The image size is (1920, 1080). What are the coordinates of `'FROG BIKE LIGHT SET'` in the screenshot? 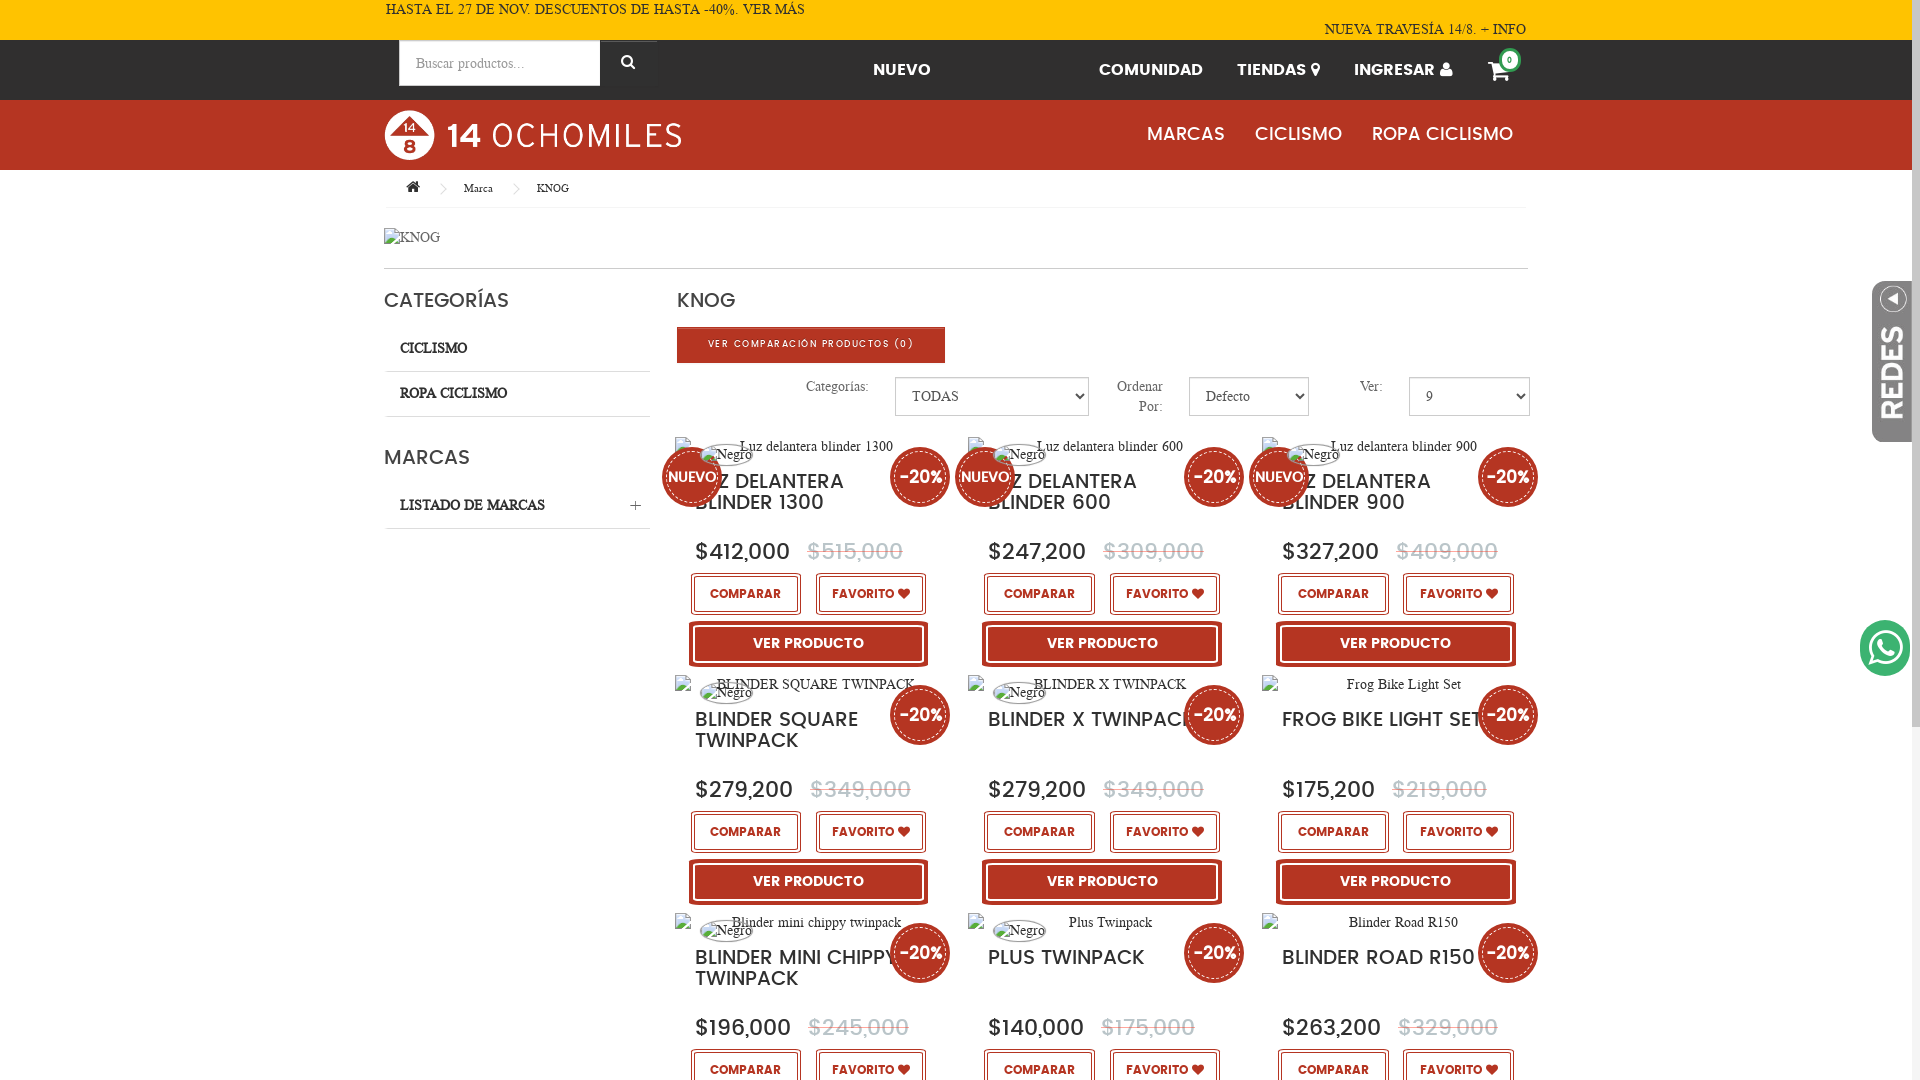 It's located at (1381, 720).